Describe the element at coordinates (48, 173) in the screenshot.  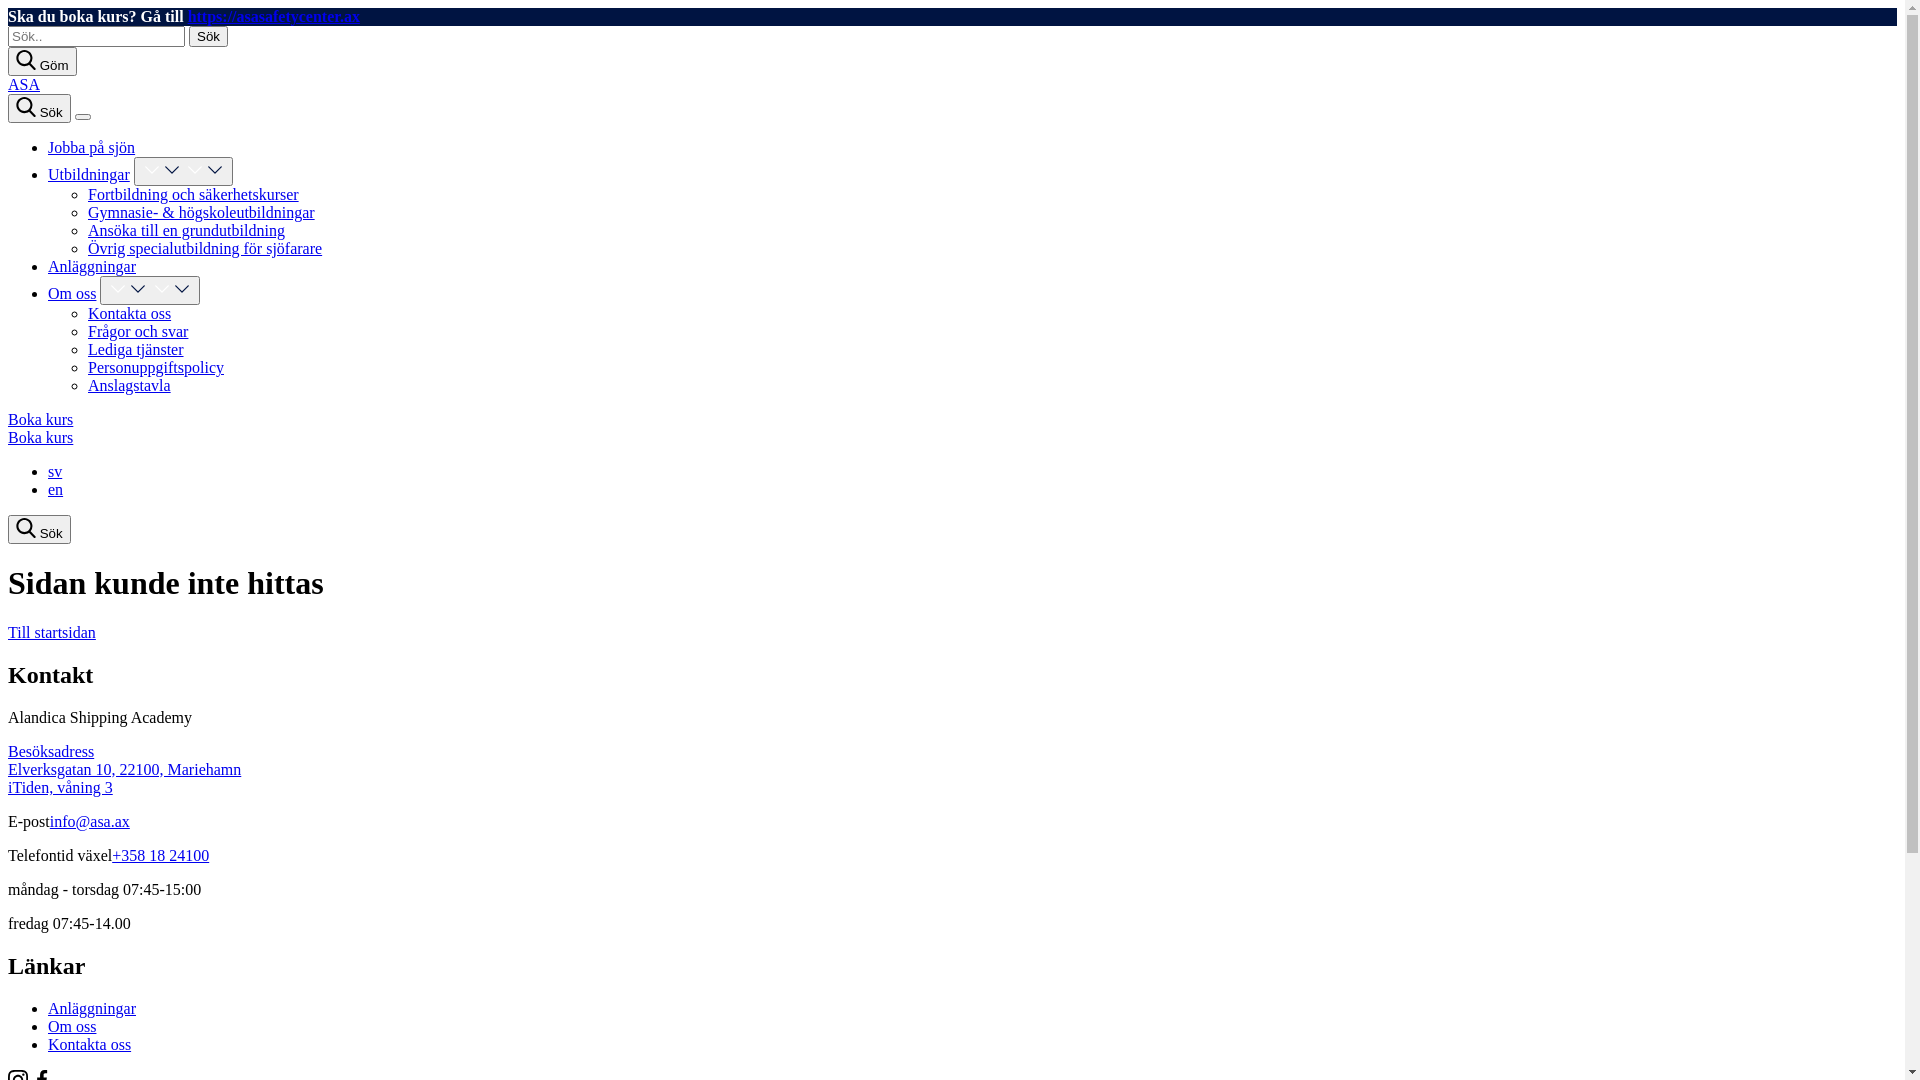
I see `'Utbildningar'` at that location.